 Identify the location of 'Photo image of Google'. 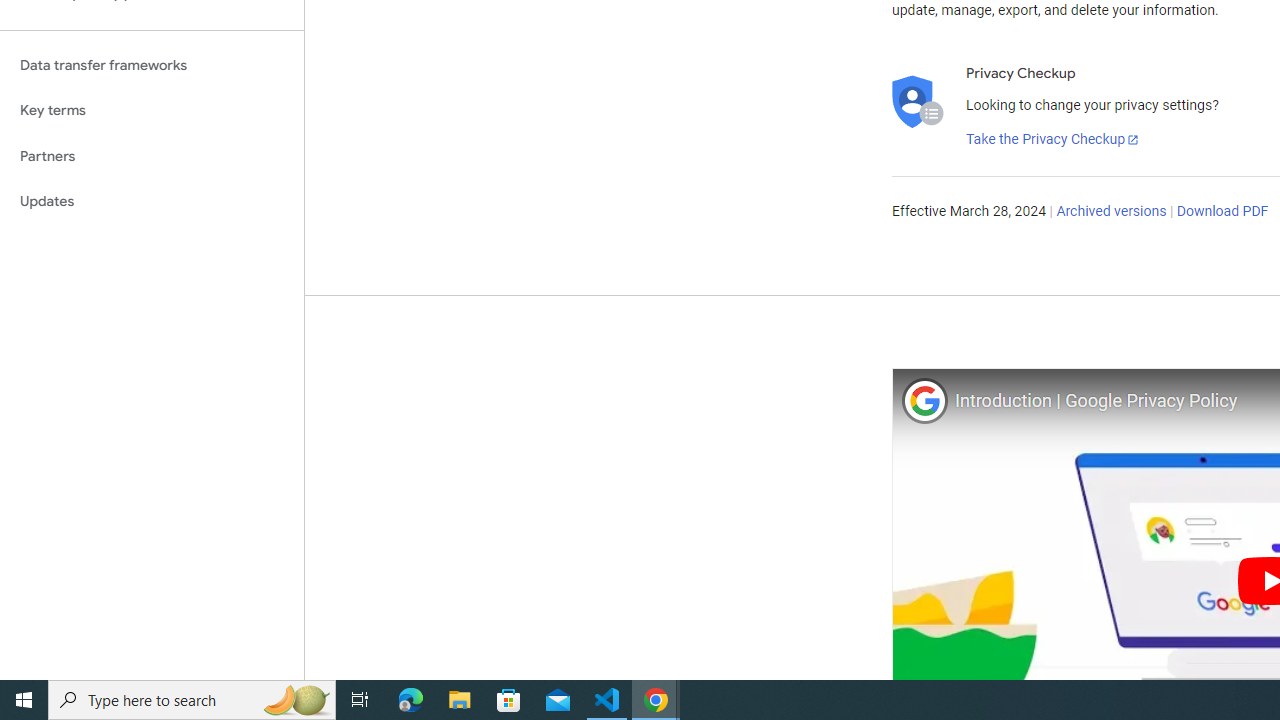
(923, 400).